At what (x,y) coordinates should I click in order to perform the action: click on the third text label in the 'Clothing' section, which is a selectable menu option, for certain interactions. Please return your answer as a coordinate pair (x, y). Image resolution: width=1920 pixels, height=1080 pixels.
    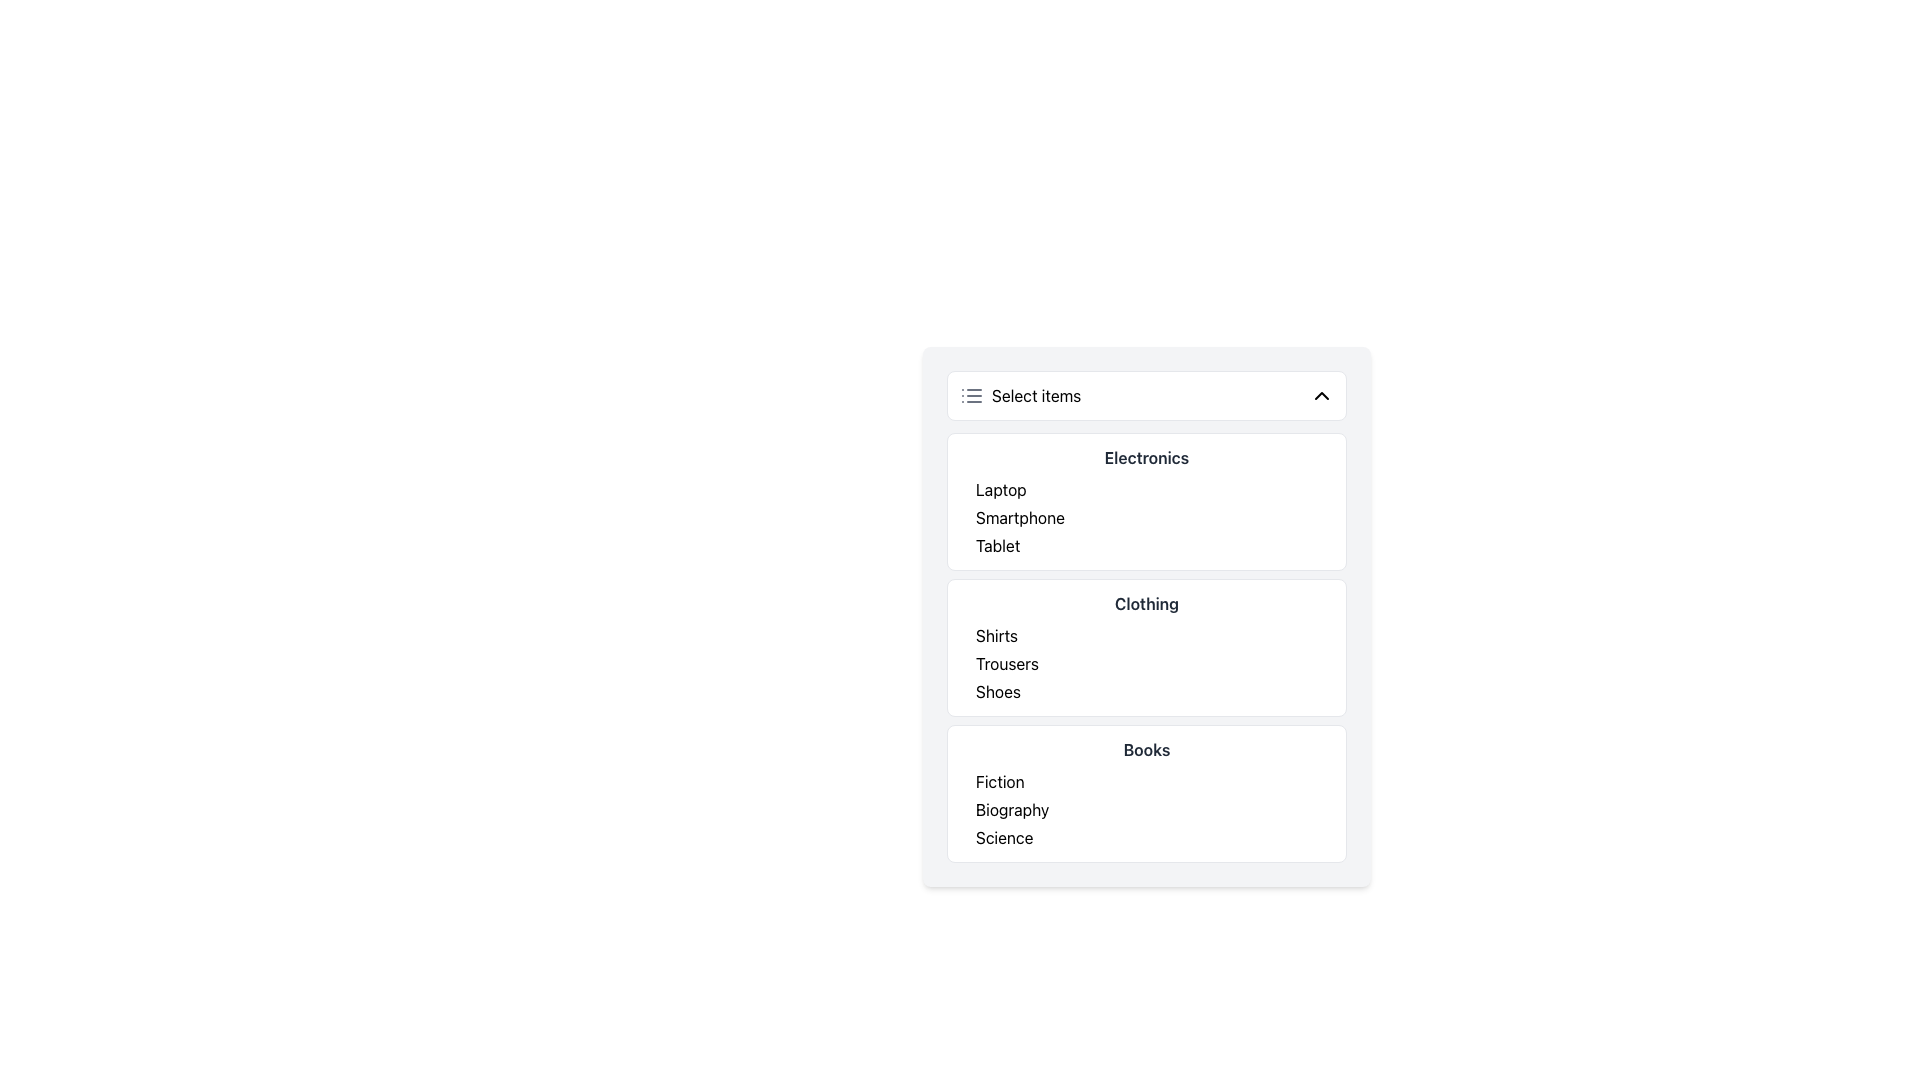
    Looking at the image, I should click on (1155, 690).